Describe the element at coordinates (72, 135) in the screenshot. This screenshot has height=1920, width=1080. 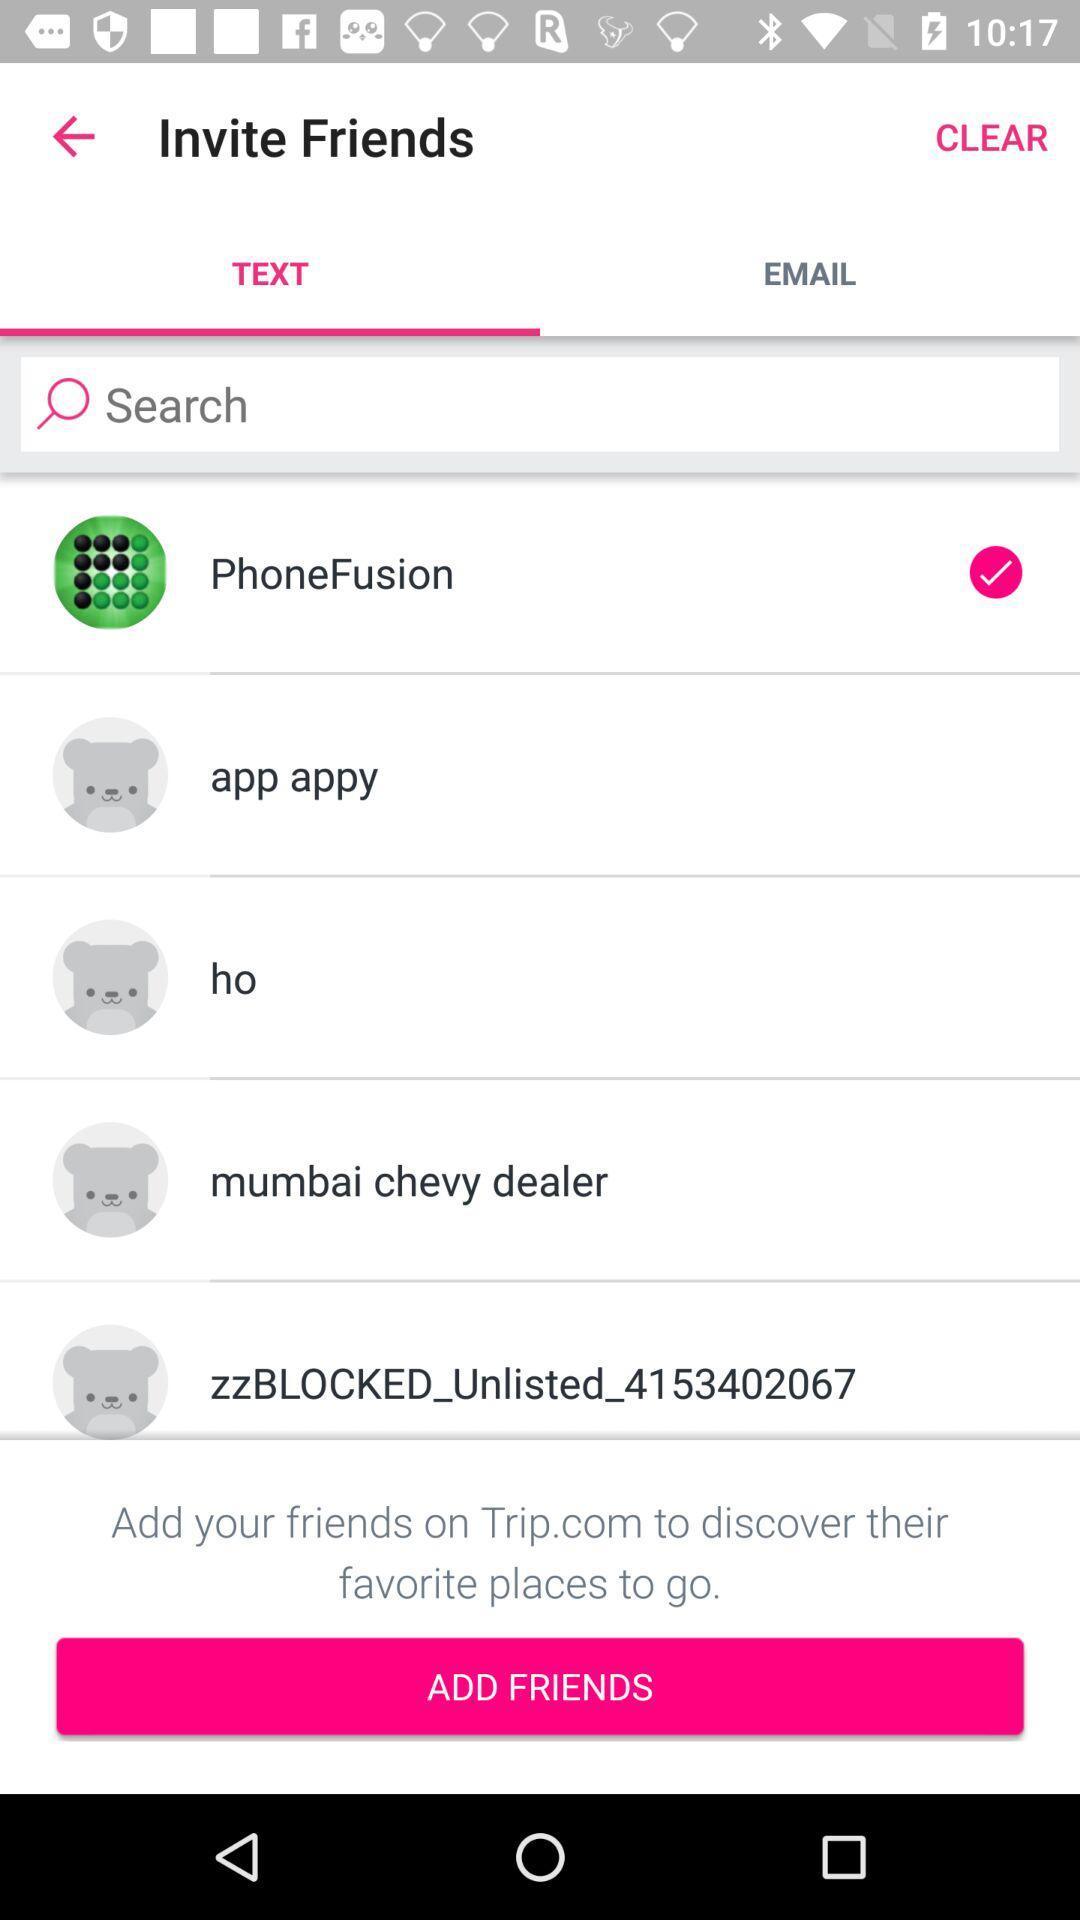
I see `the app to the left of the invite friends` at that location.